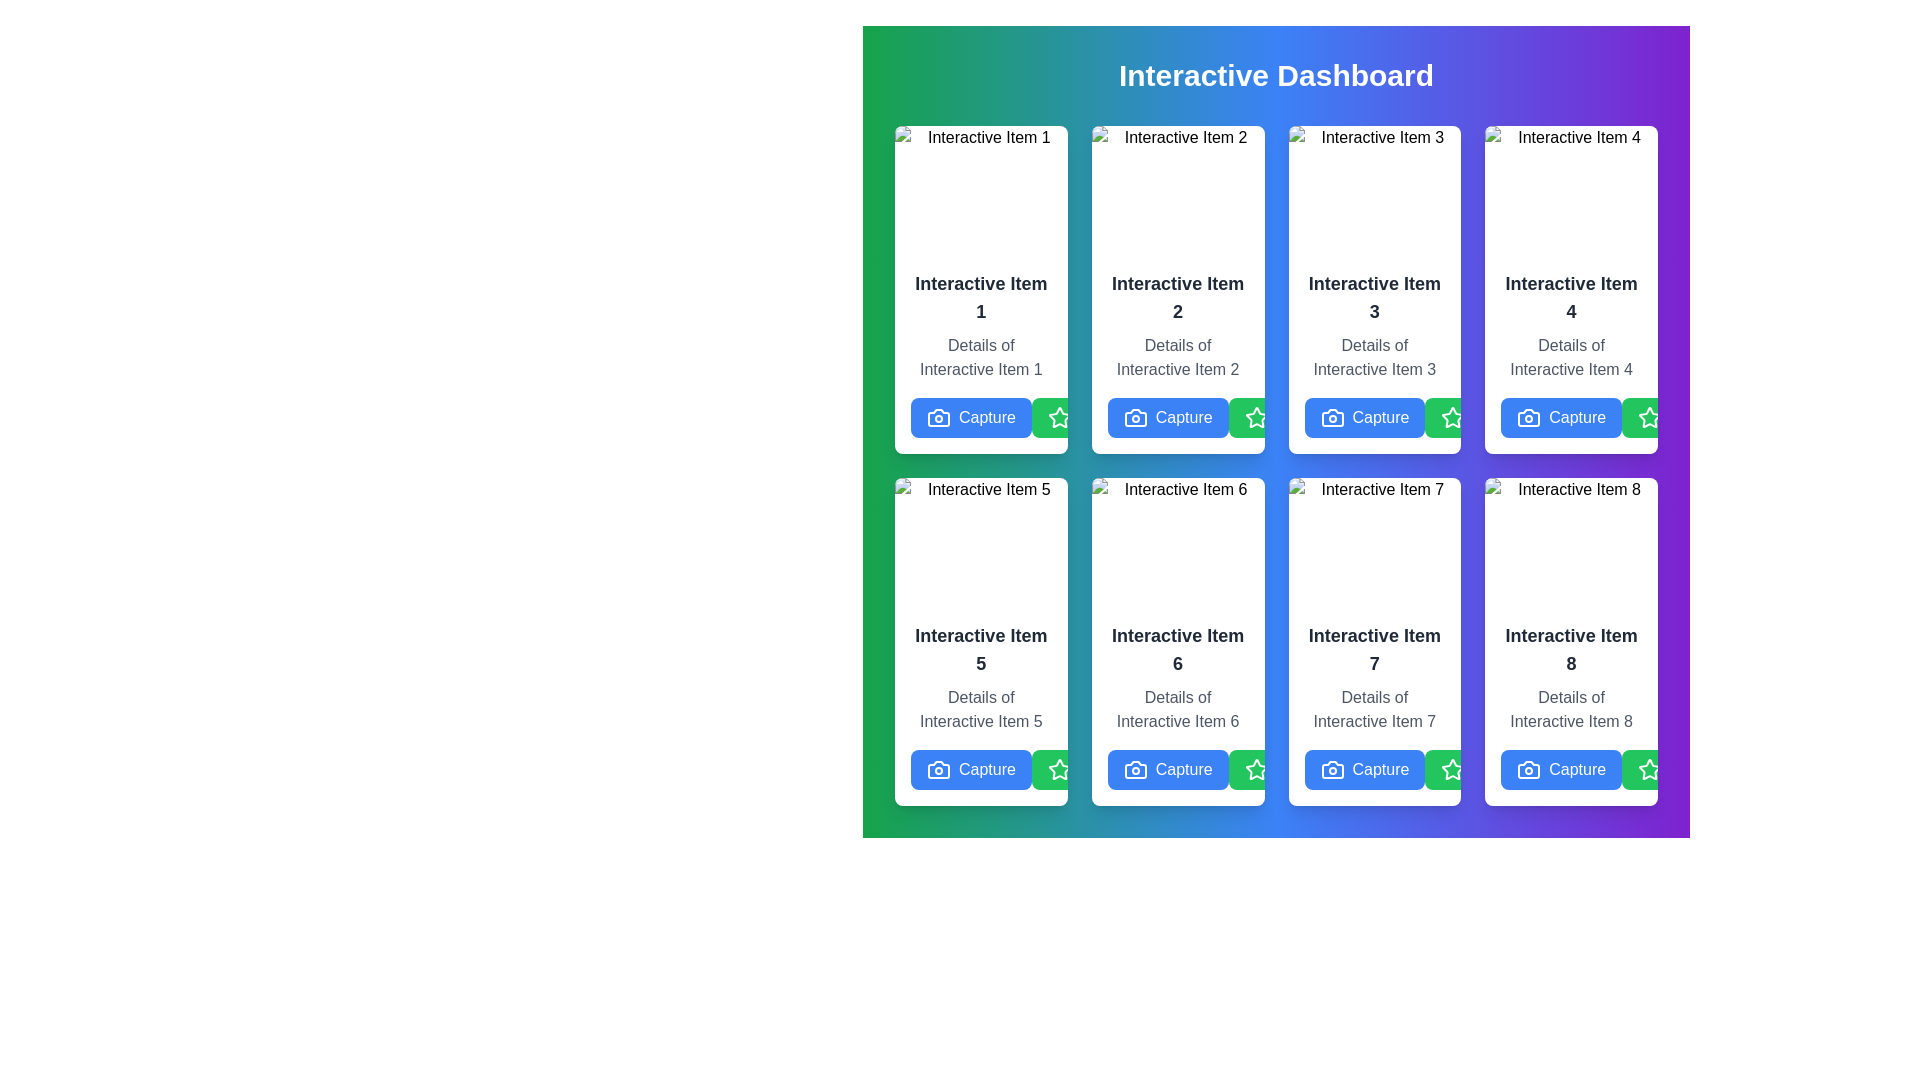 The height and width of the screenshot is (1080, 1920). What do you see at coordinates (1058, 416) in the screenshot?
I see `the star icon located to the left of the 'Favorite' button in the second column, first row of the grid layout` at bounding box center [1058, 416].